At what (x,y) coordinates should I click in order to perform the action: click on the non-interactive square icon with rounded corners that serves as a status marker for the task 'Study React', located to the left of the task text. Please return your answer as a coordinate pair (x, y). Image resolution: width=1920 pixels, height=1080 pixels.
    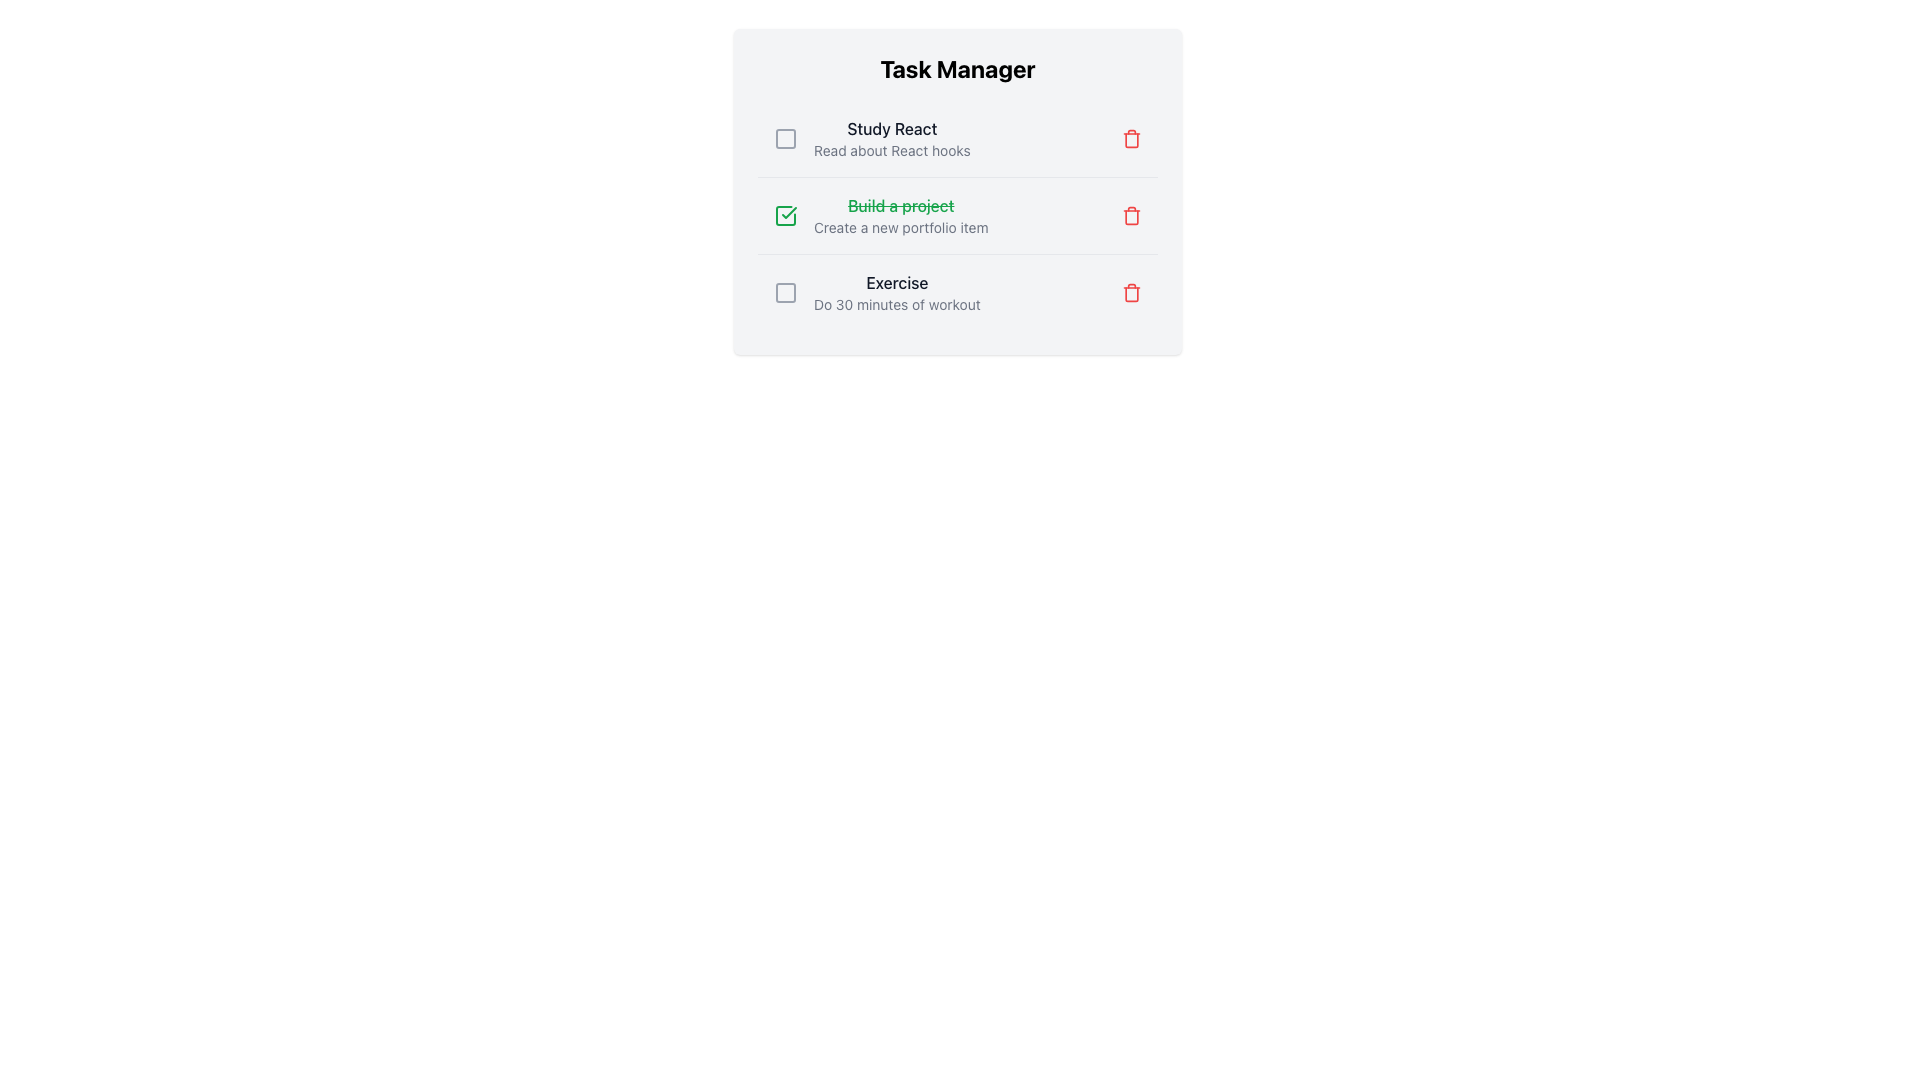
    Looking at the image, I should click on (785, 137).